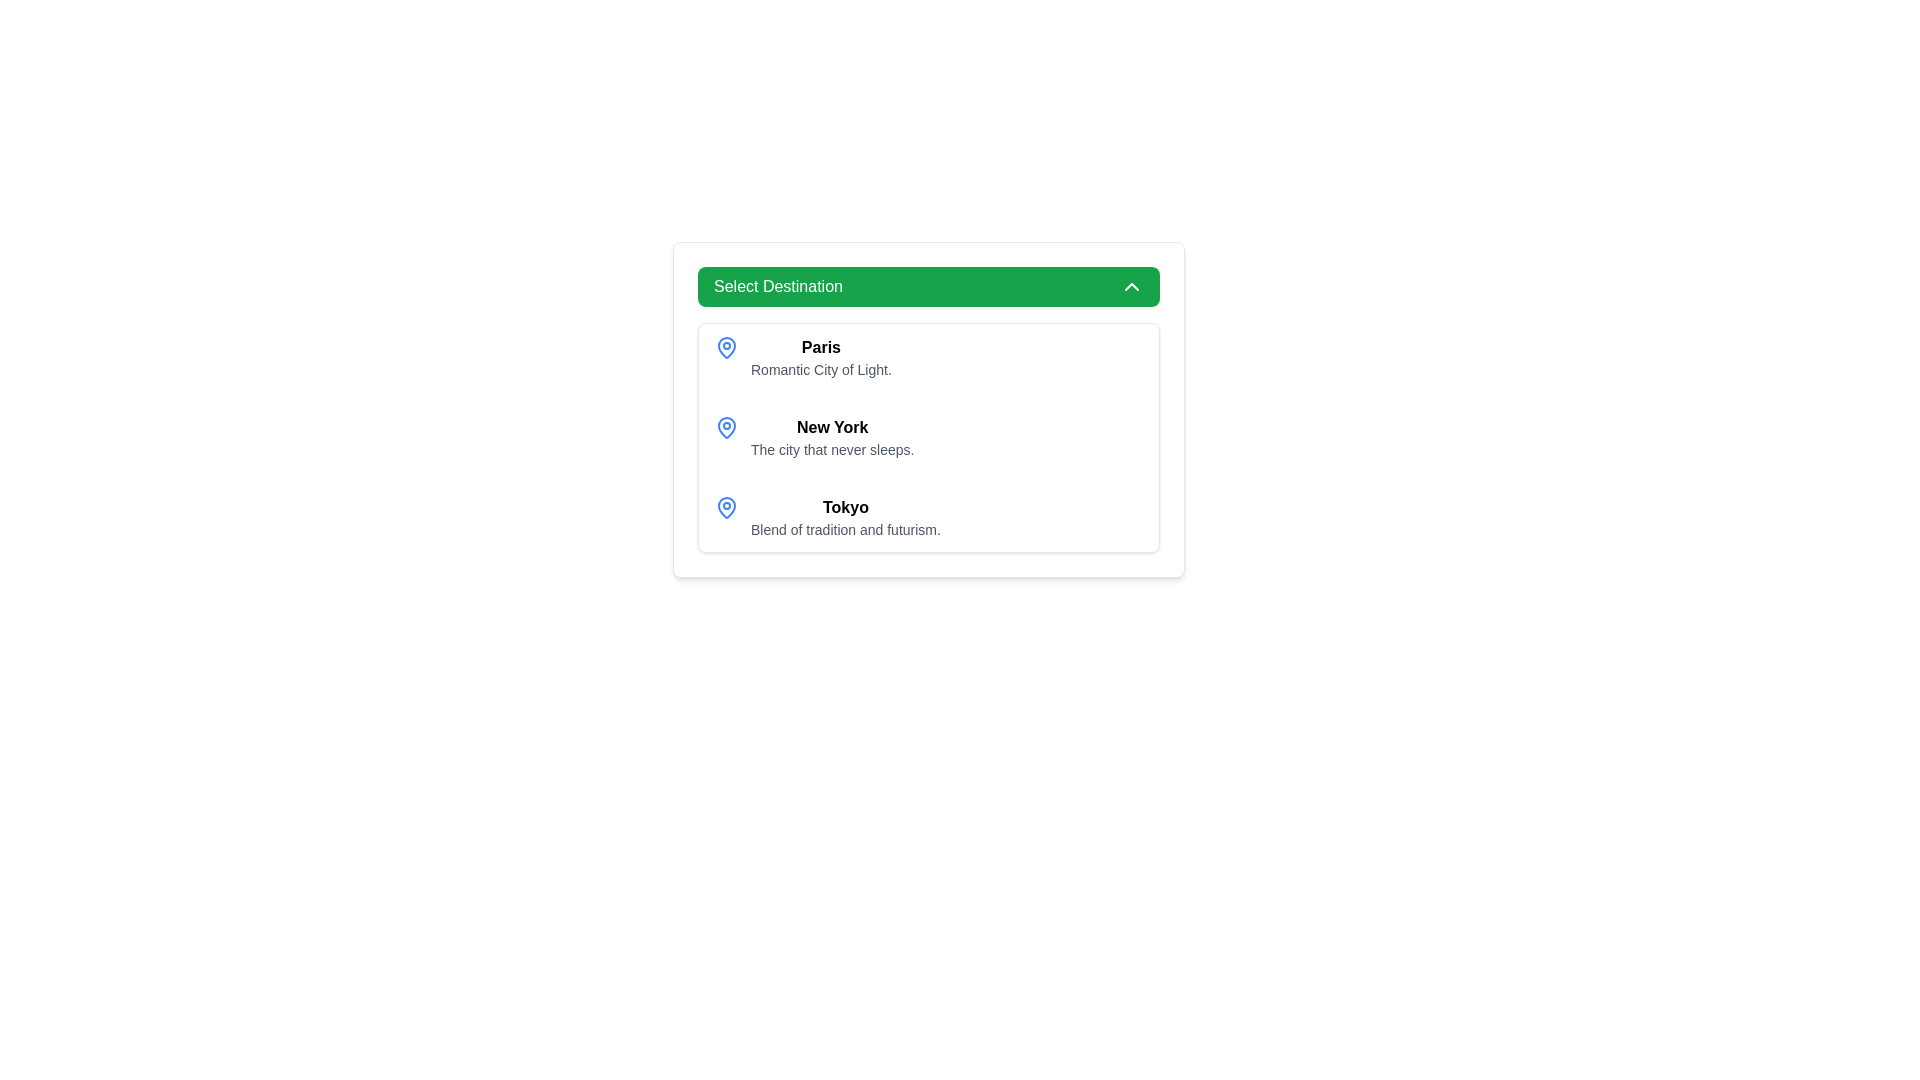 The image size is (1920, 1080). Describe the element at coordinates (725, 346) in the screenshot. I see `the blue map pin icon located to the left of the list item labeled 'Paris Romantic City of Light.'` at that location.